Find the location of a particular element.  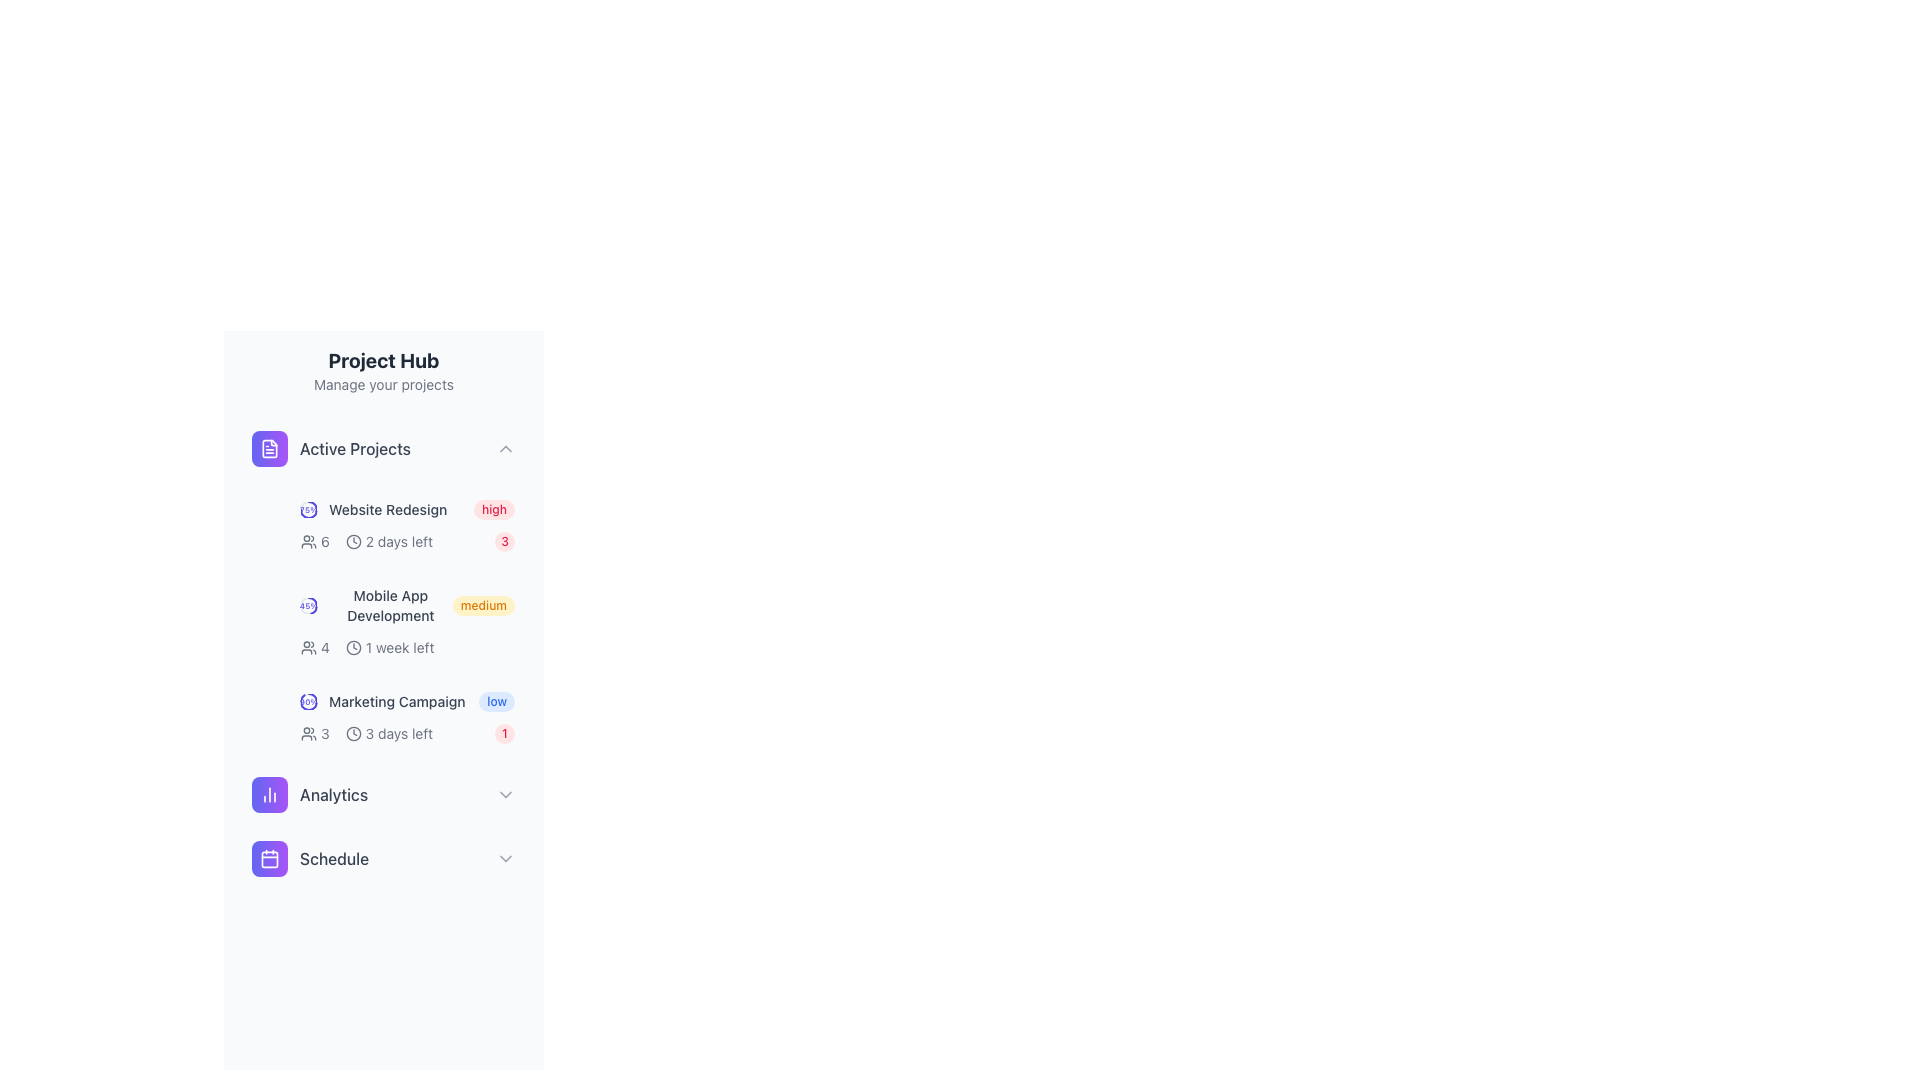

the third List Entry titled 'Marketing Campaign' with a percentage value of '90%' is located at coordinates (407, 701).